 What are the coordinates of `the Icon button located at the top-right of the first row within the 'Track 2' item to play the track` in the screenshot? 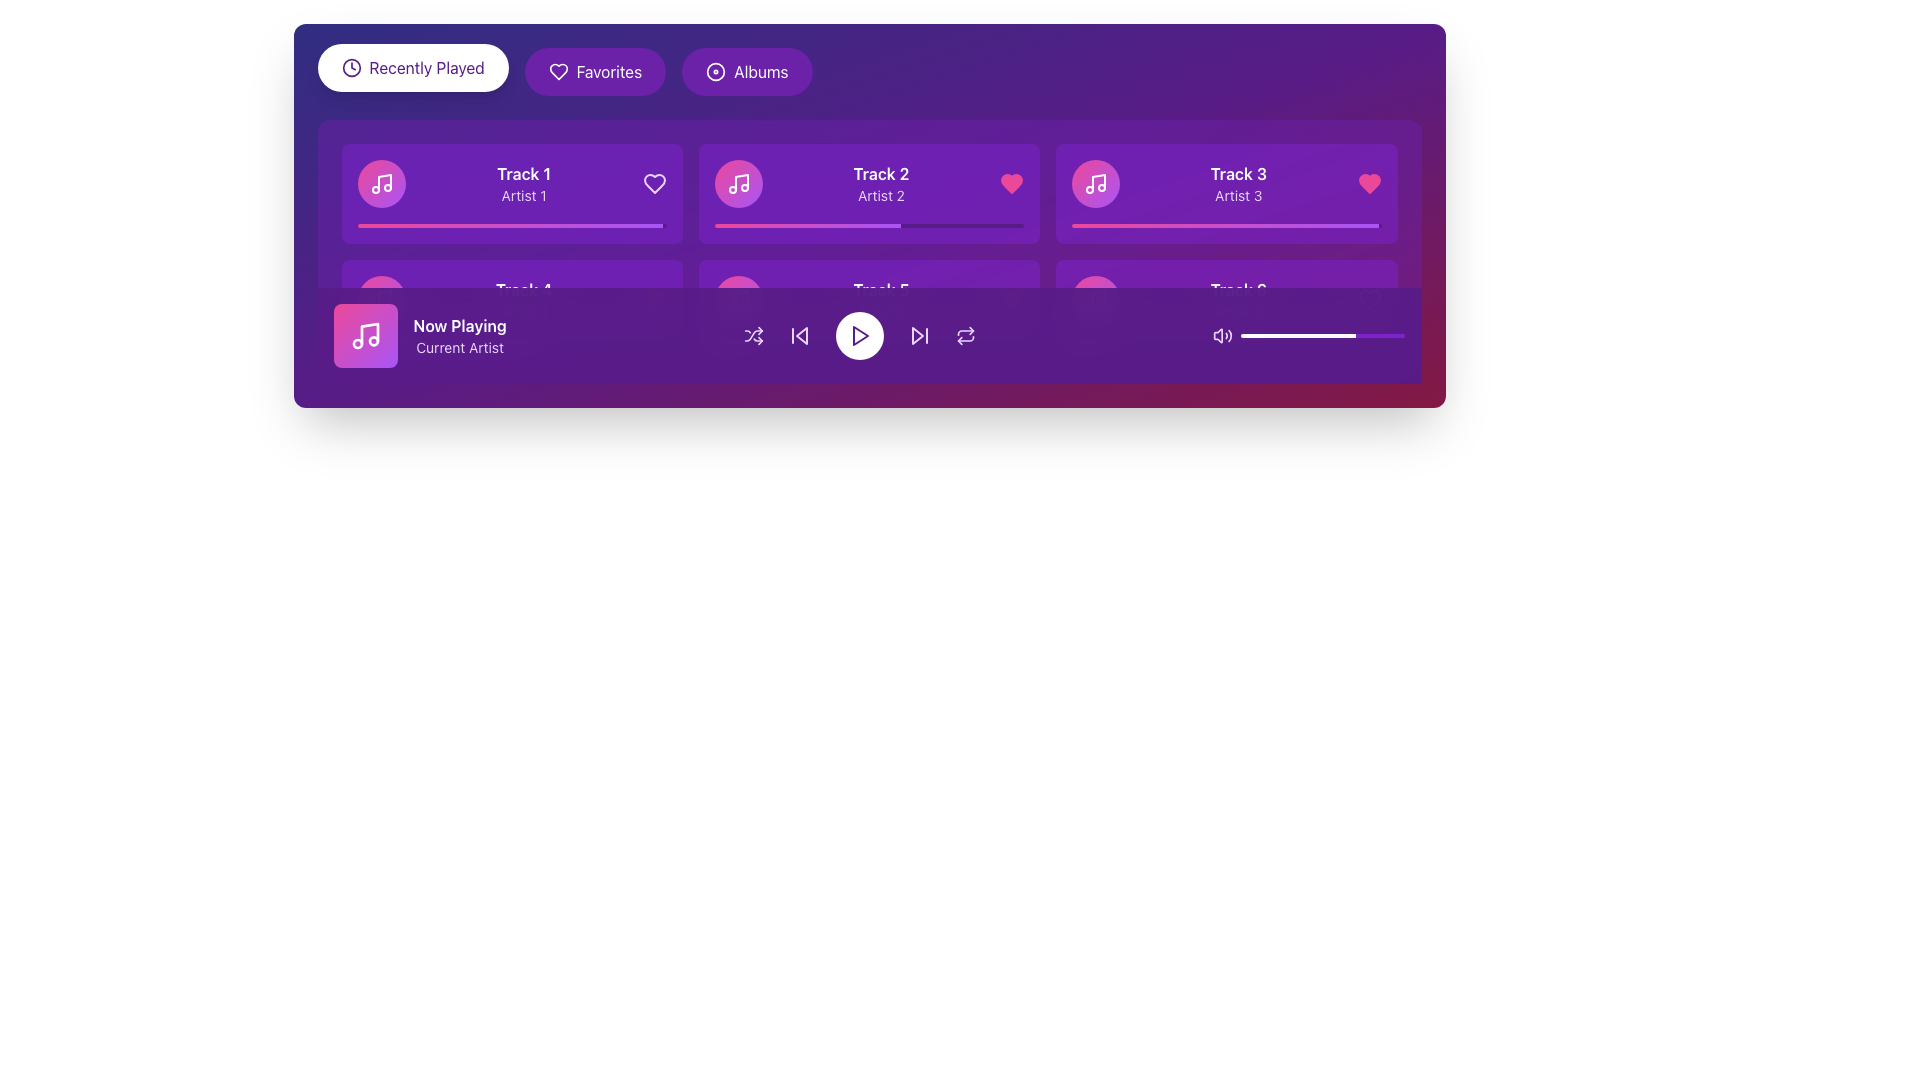 It's located at (737, 184).